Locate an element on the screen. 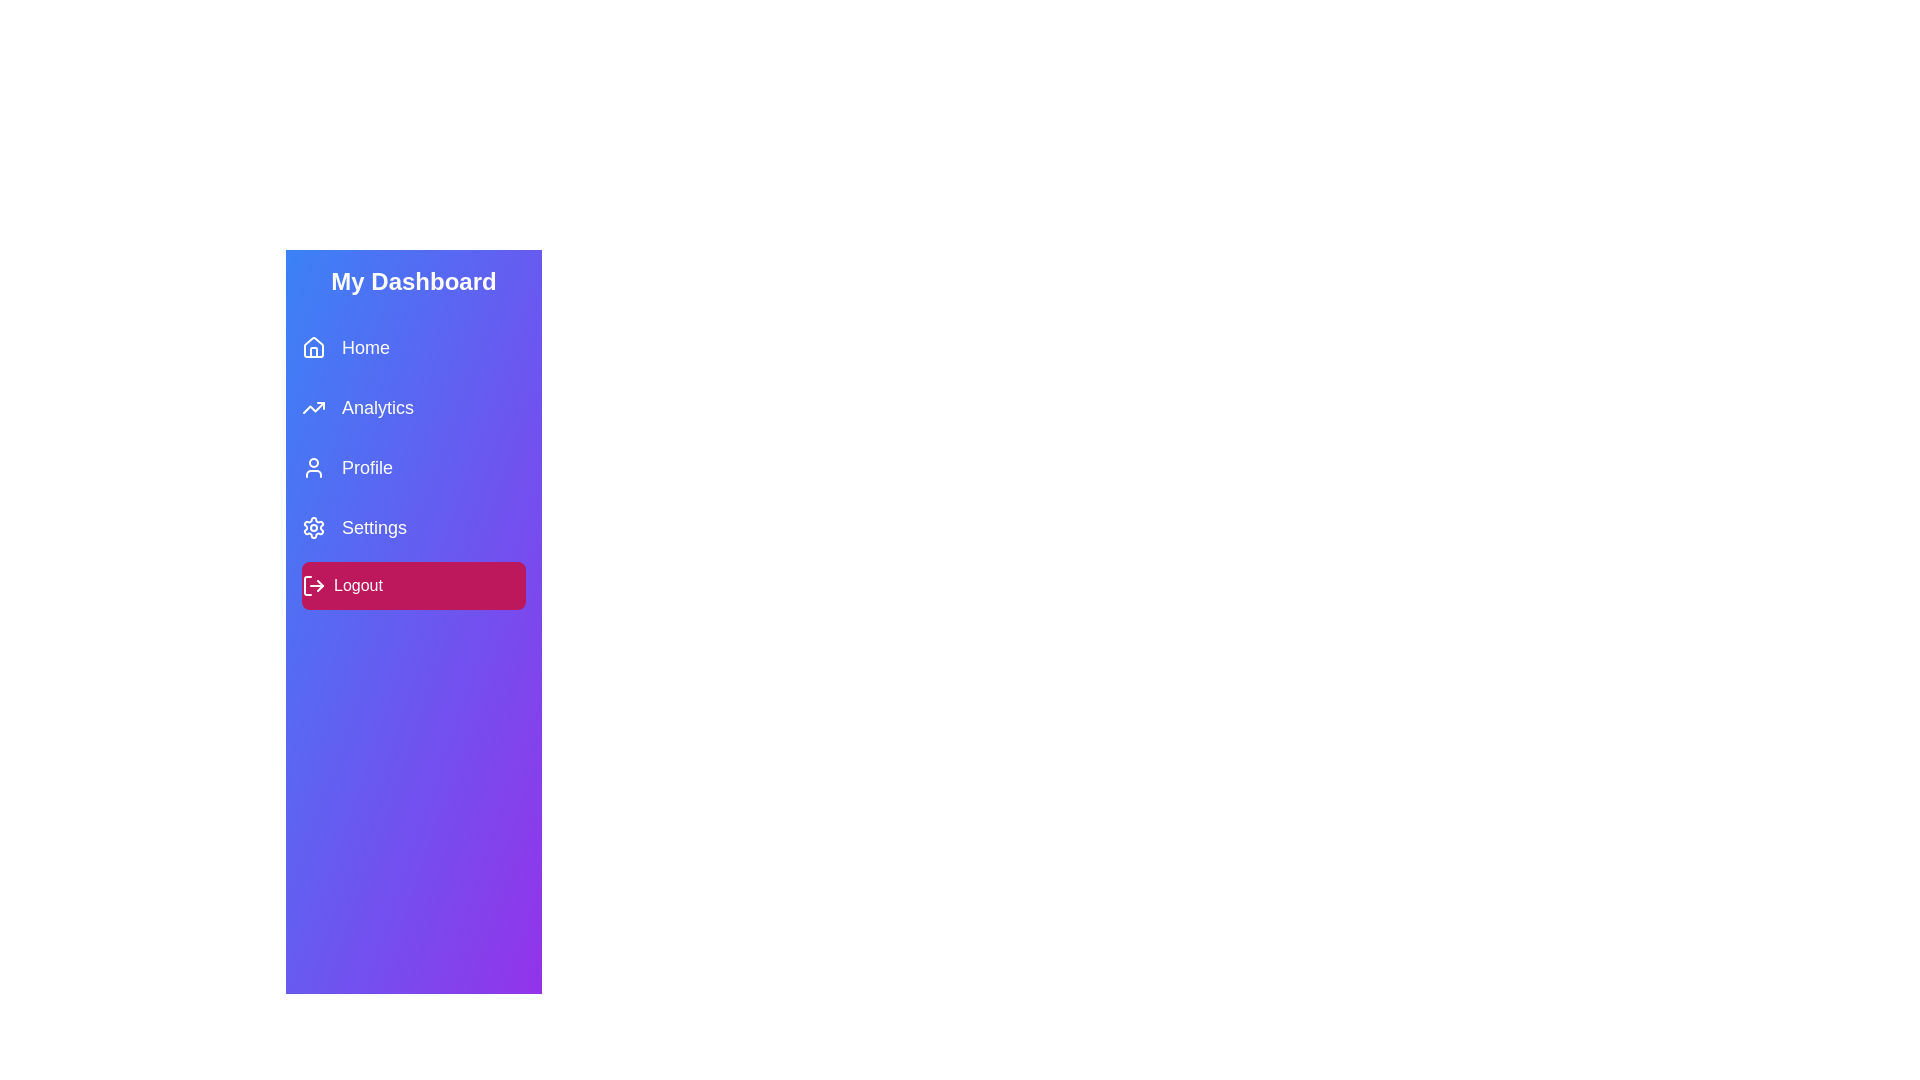 Image resolution: width=1920 pixels, height=1080 pixels. the logout icon, which features a pink background and white stroke lines, located to the left of the 'Logout' text in the sidebar menu is located at coordinates (312, 585).